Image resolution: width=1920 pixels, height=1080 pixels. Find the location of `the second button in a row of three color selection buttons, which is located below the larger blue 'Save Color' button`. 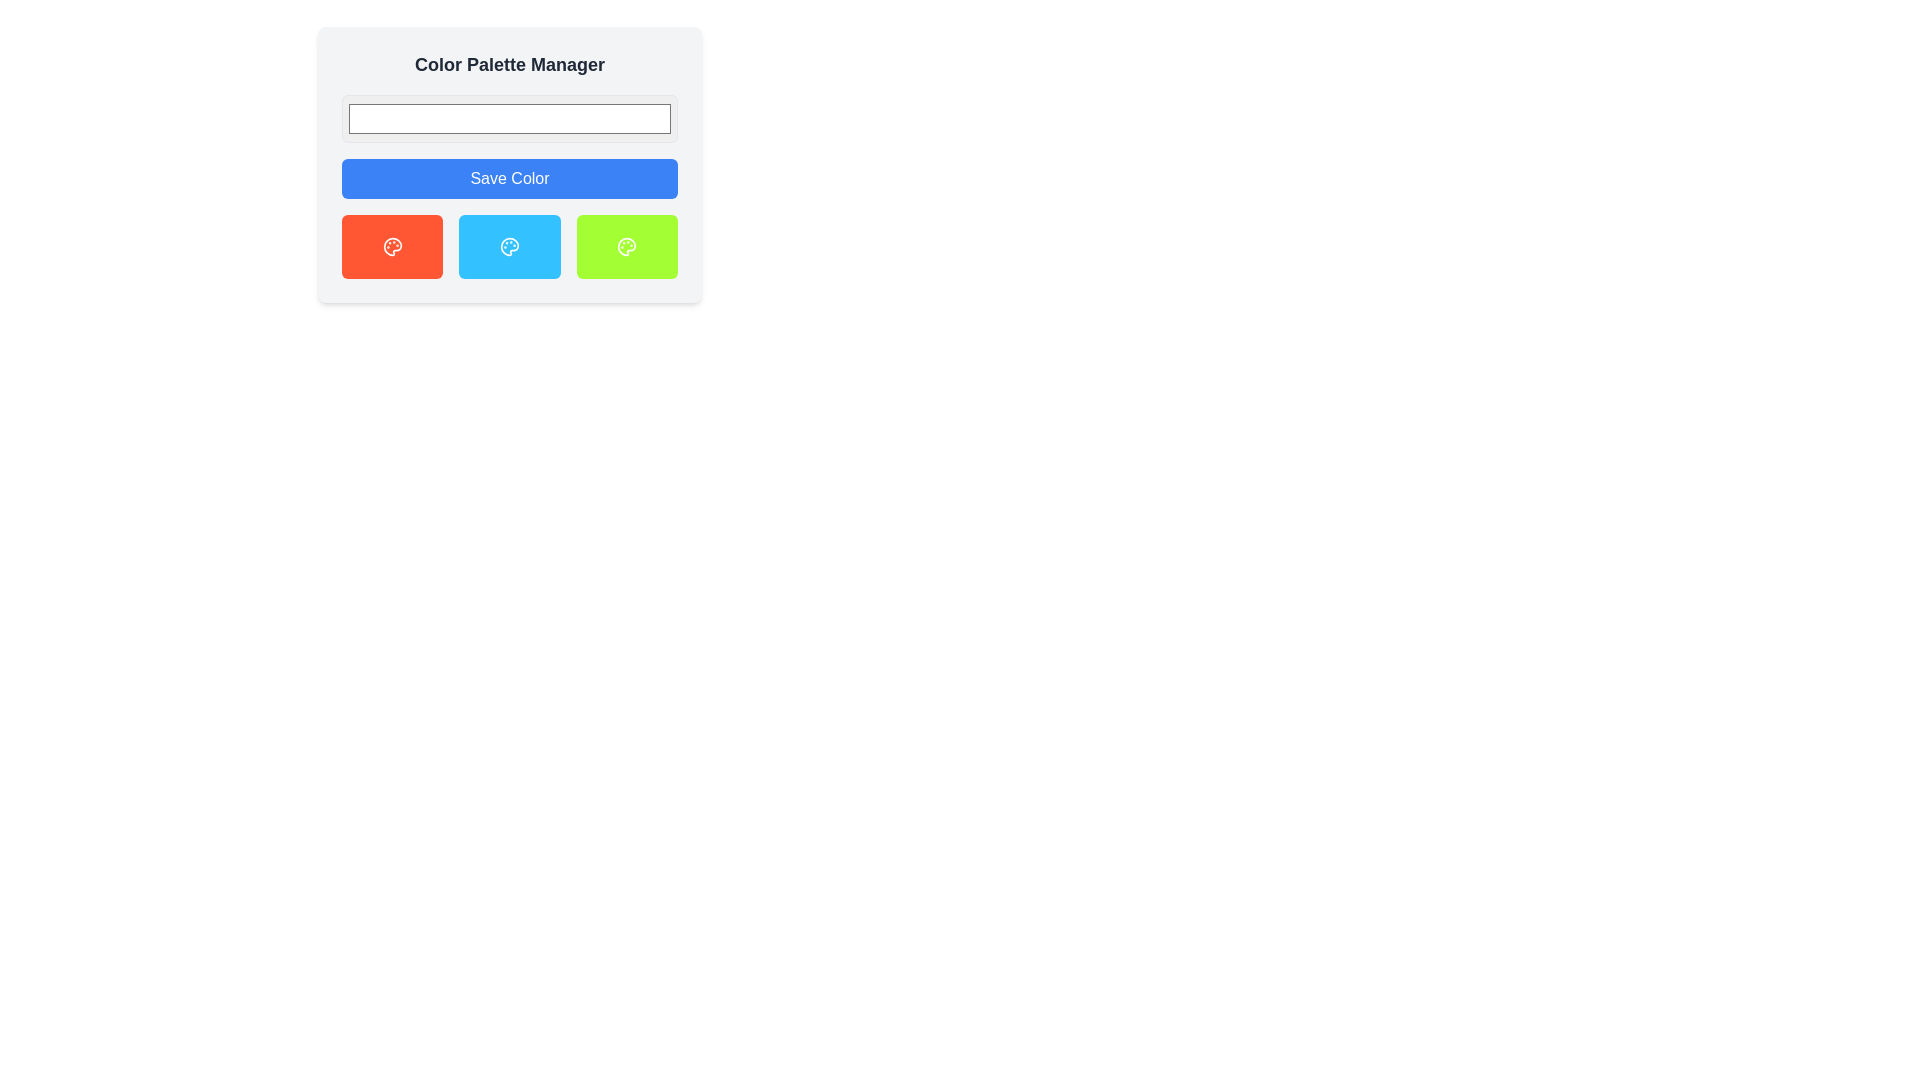

the second button in a row of three color selection buttons, which is located below the larger blue 'Save Color' button is located at coordinates (509, 245).